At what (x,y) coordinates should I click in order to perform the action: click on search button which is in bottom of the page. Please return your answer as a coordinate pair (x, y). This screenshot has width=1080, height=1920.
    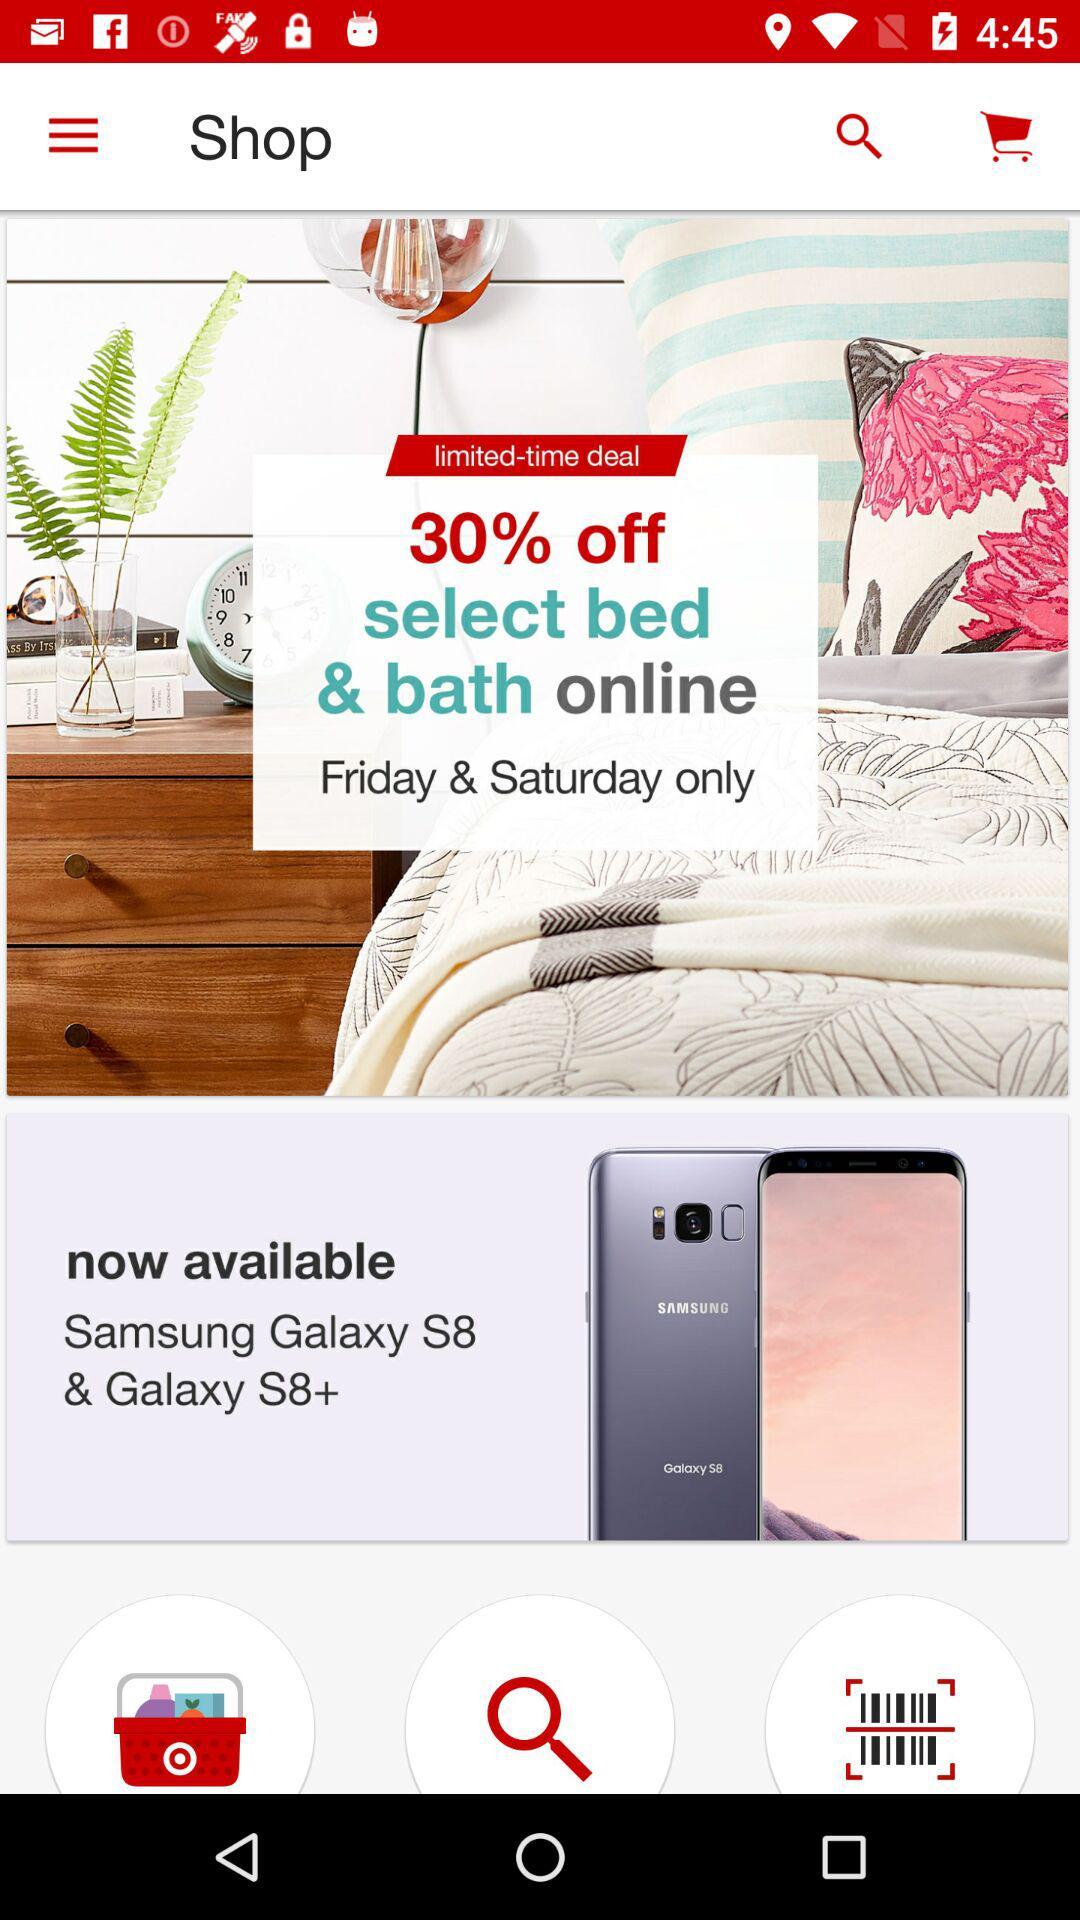
    Looking at the image, I should click on (540, 1671).